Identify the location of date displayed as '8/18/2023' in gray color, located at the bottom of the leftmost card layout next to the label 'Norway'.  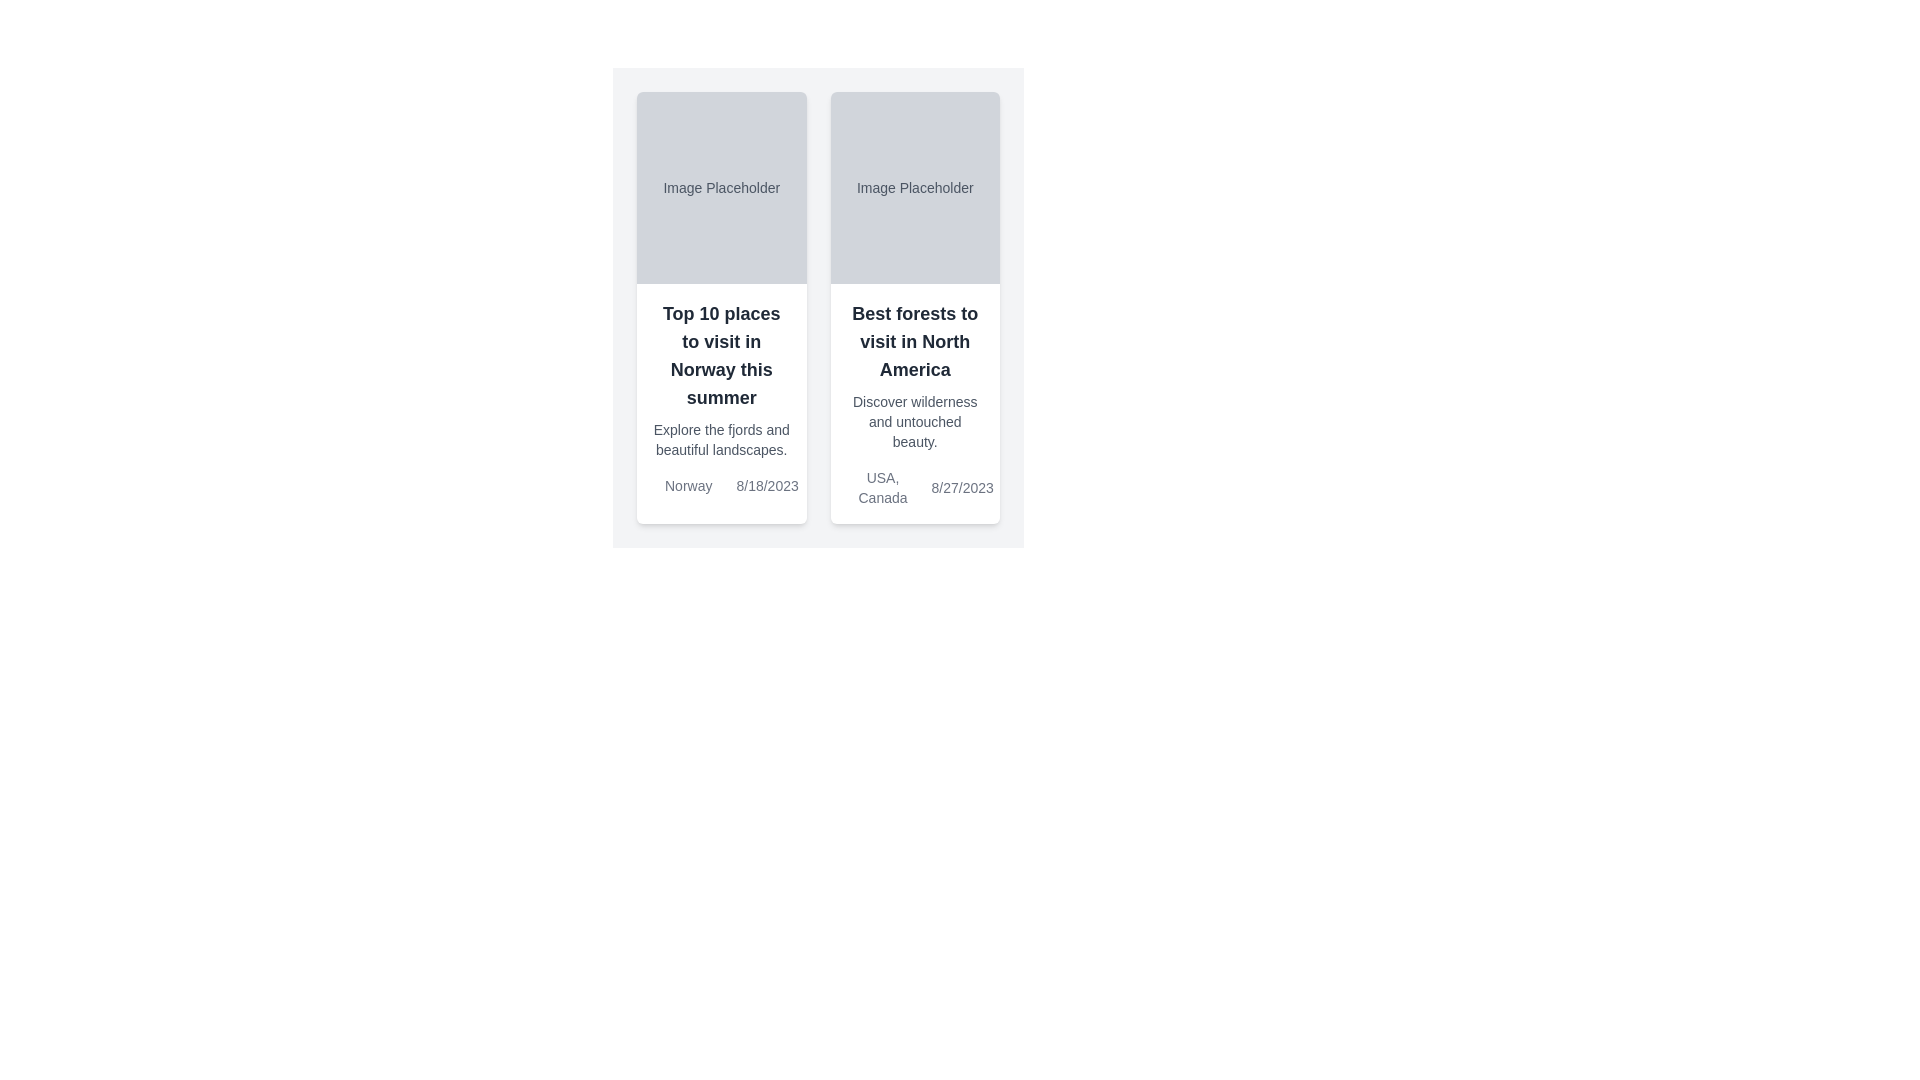
(766, 486).